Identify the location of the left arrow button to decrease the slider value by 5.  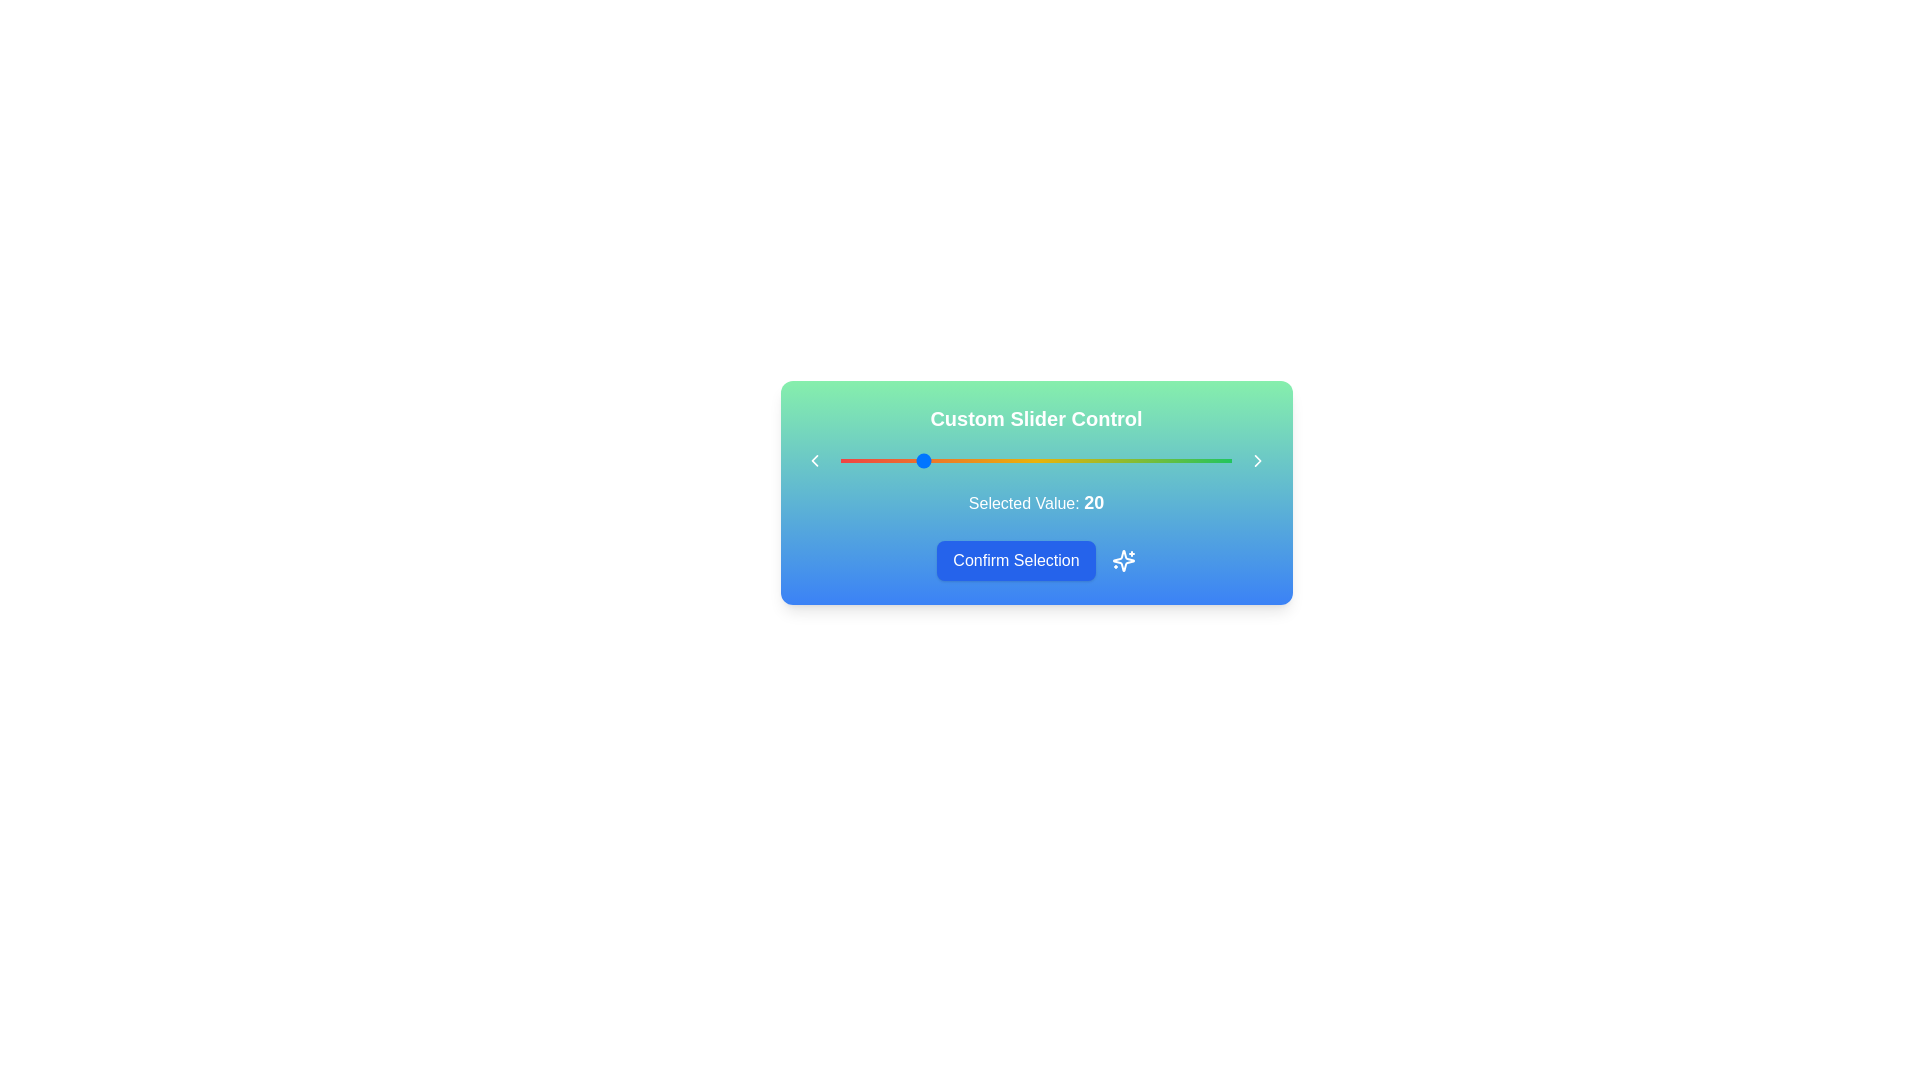
(814, 461).